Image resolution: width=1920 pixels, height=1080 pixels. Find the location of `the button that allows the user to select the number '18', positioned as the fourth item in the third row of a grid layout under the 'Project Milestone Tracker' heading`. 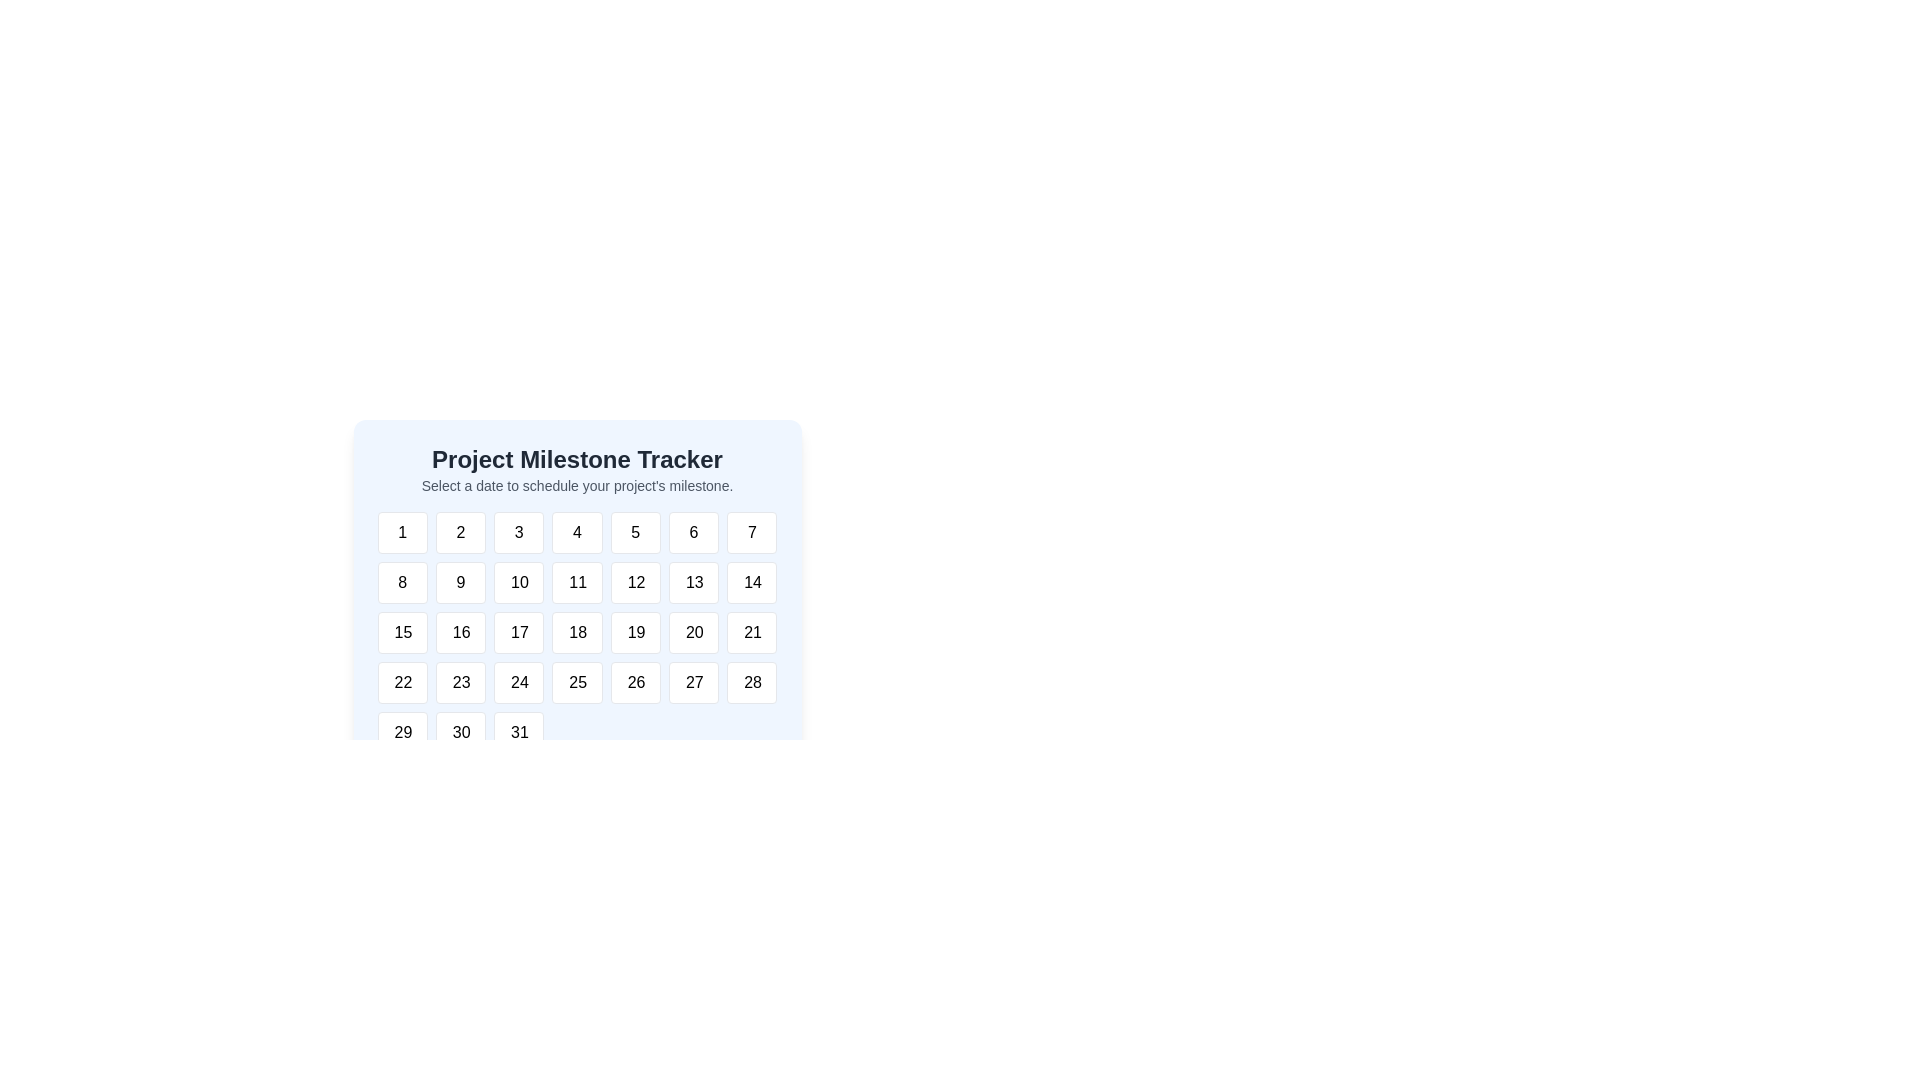

the button that allows the user to select the number '18', positioned as the fourth item in the third row of a grid layout under the 'Project Milestone Tracker' heading is located at coordinates (576, 632).